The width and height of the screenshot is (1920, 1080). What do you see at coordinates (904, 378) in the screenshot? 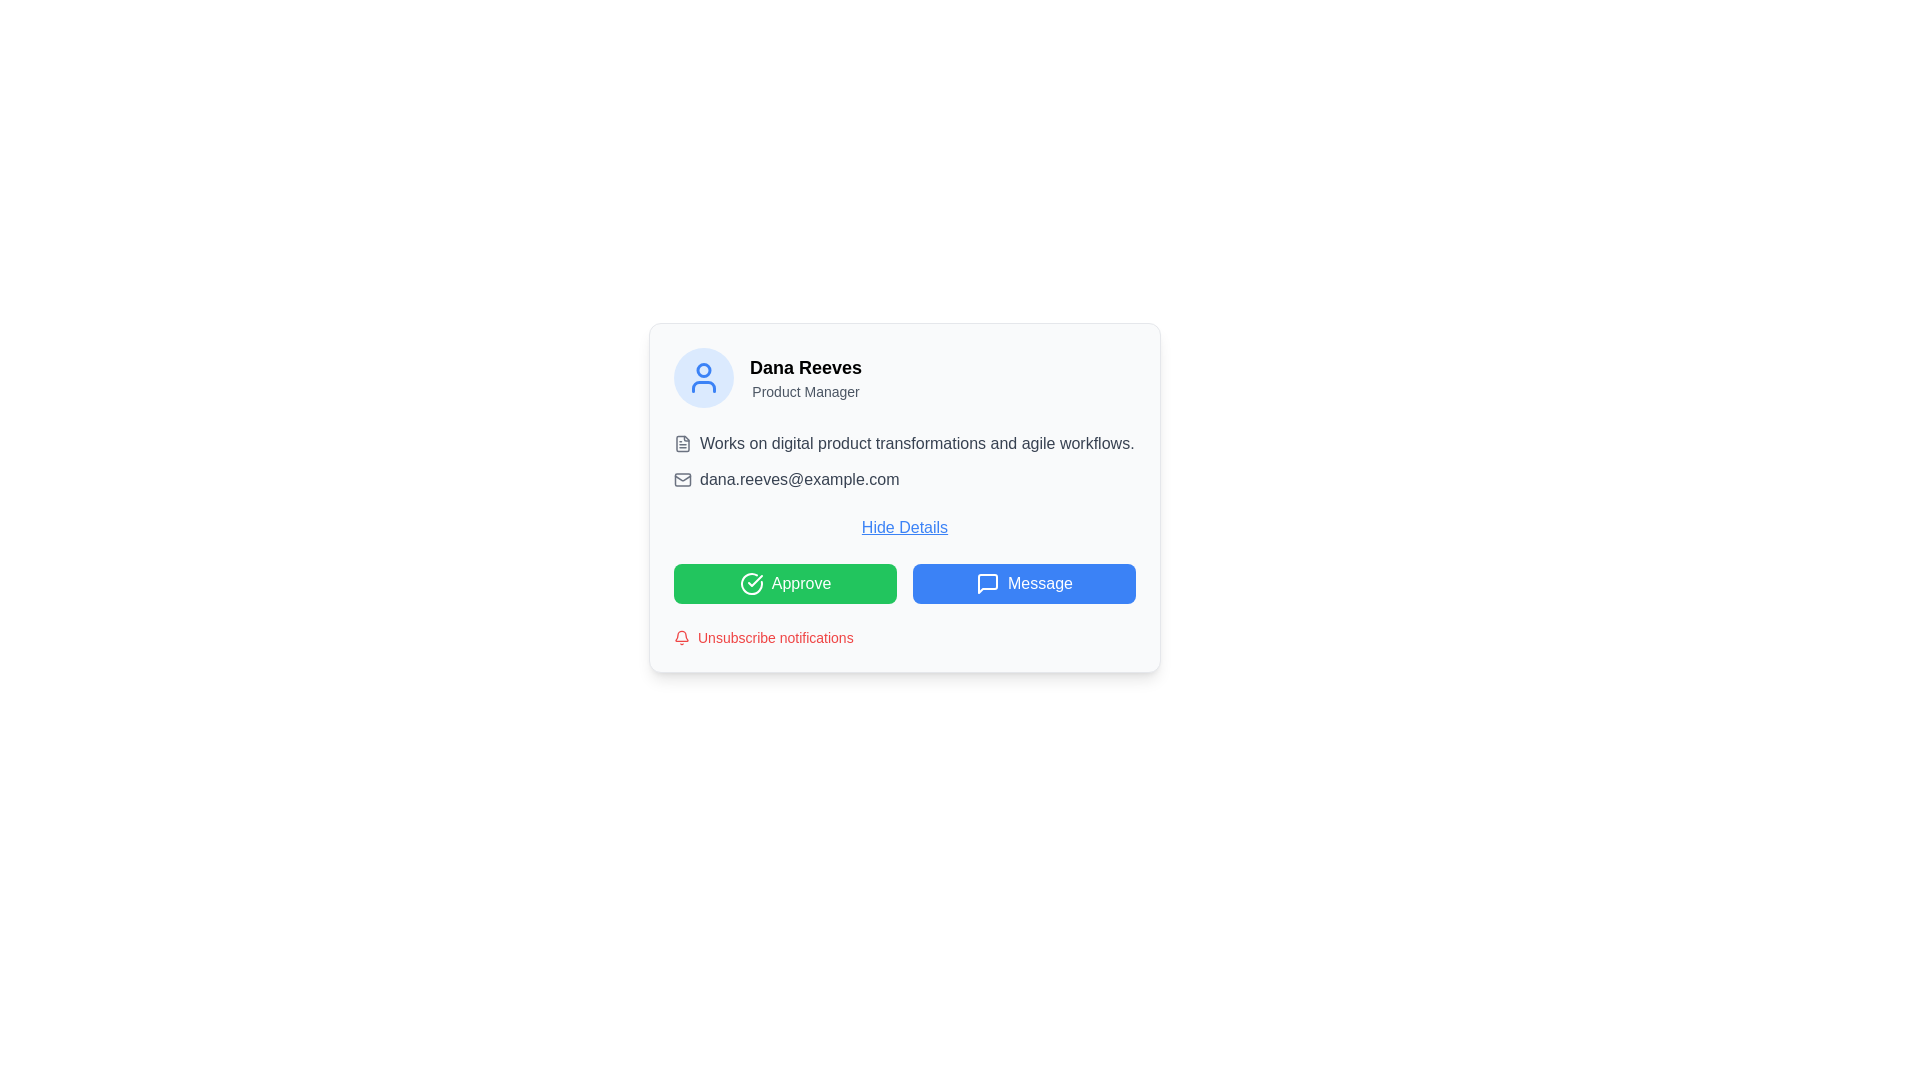
I see `the user's name and title displayed in the user profile located at the top-left of the card, which includes the user's avatar, name, and title` at bounding box center [904, 378].